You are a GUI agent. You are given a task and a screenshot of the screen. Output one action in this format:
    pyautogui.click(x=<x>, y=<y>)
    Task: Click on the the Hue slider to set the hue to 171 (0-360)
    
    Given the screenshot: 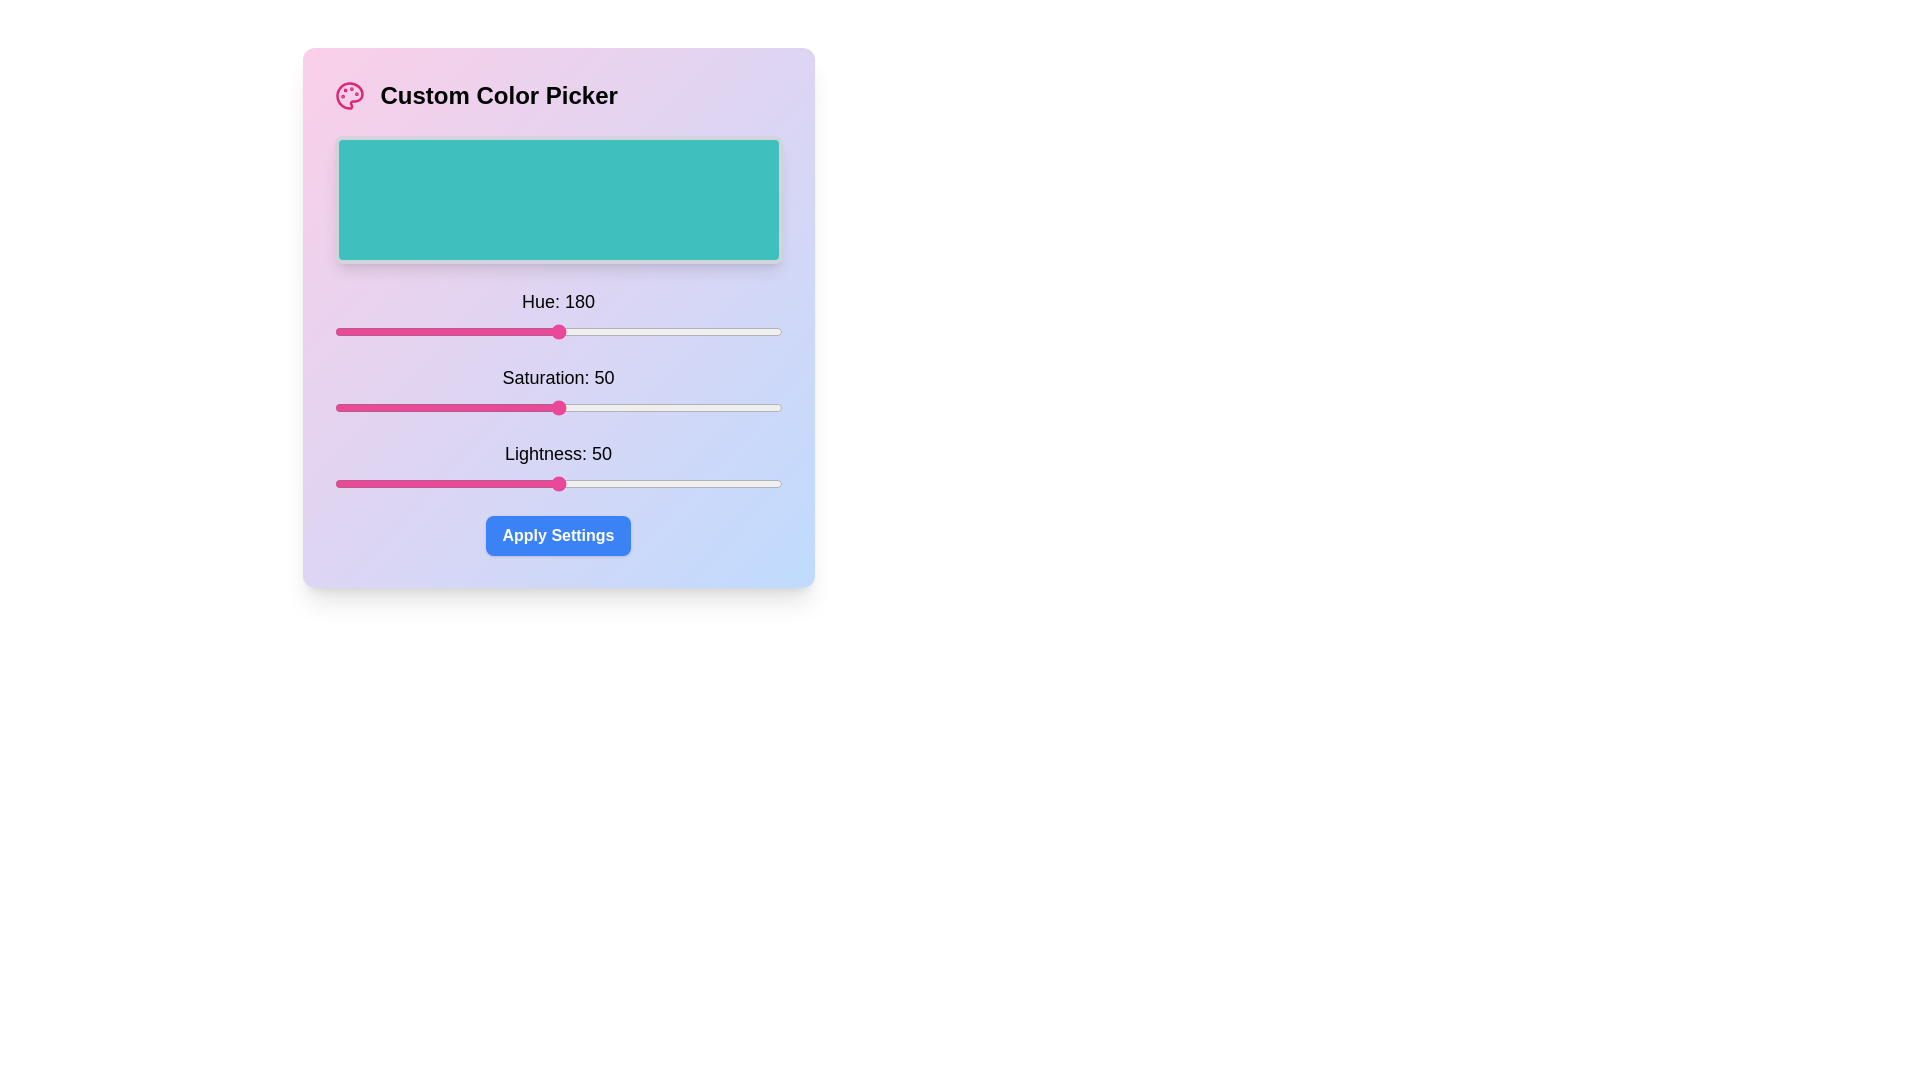 What is the action you would take?
    pyautogui.click(x=547, y=330)
    